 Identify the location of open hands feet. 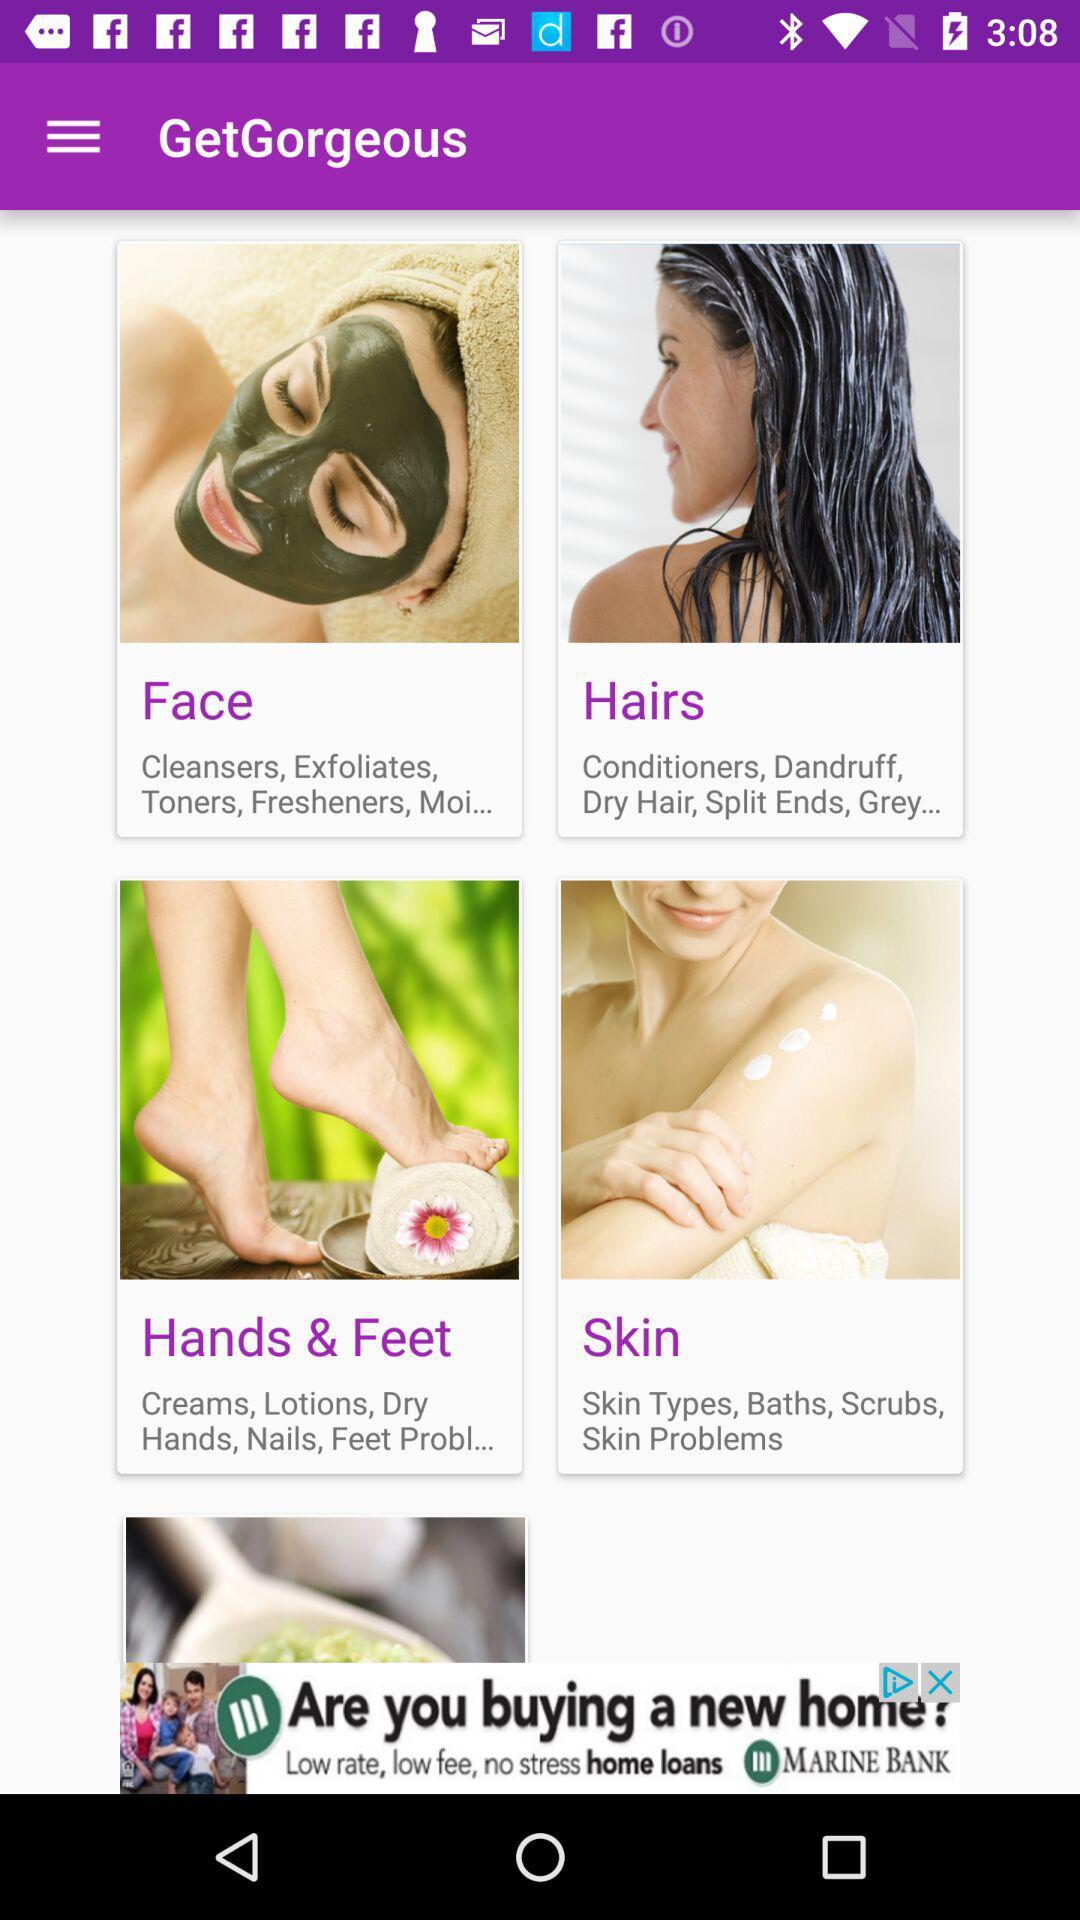
(318, 1175).